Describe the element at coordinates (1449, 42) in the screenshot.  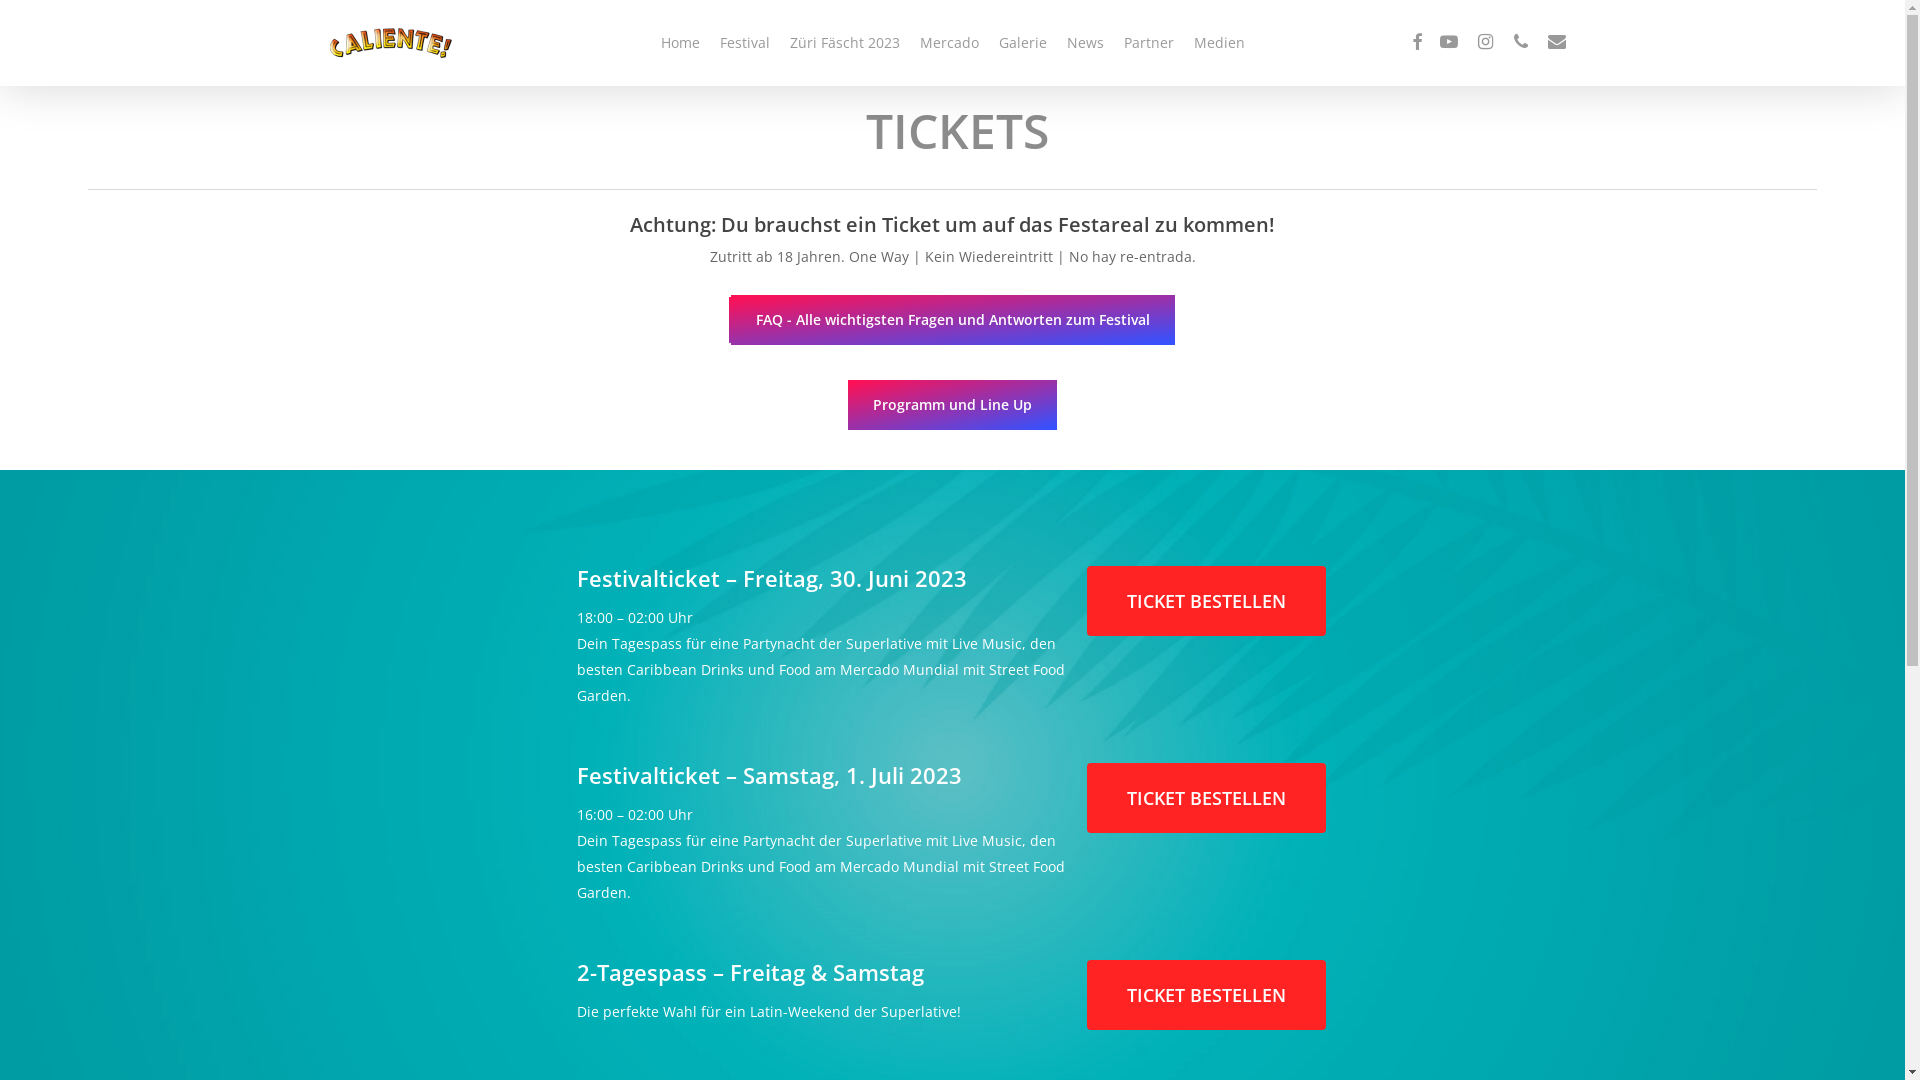
I see `'youtube'` at that location.